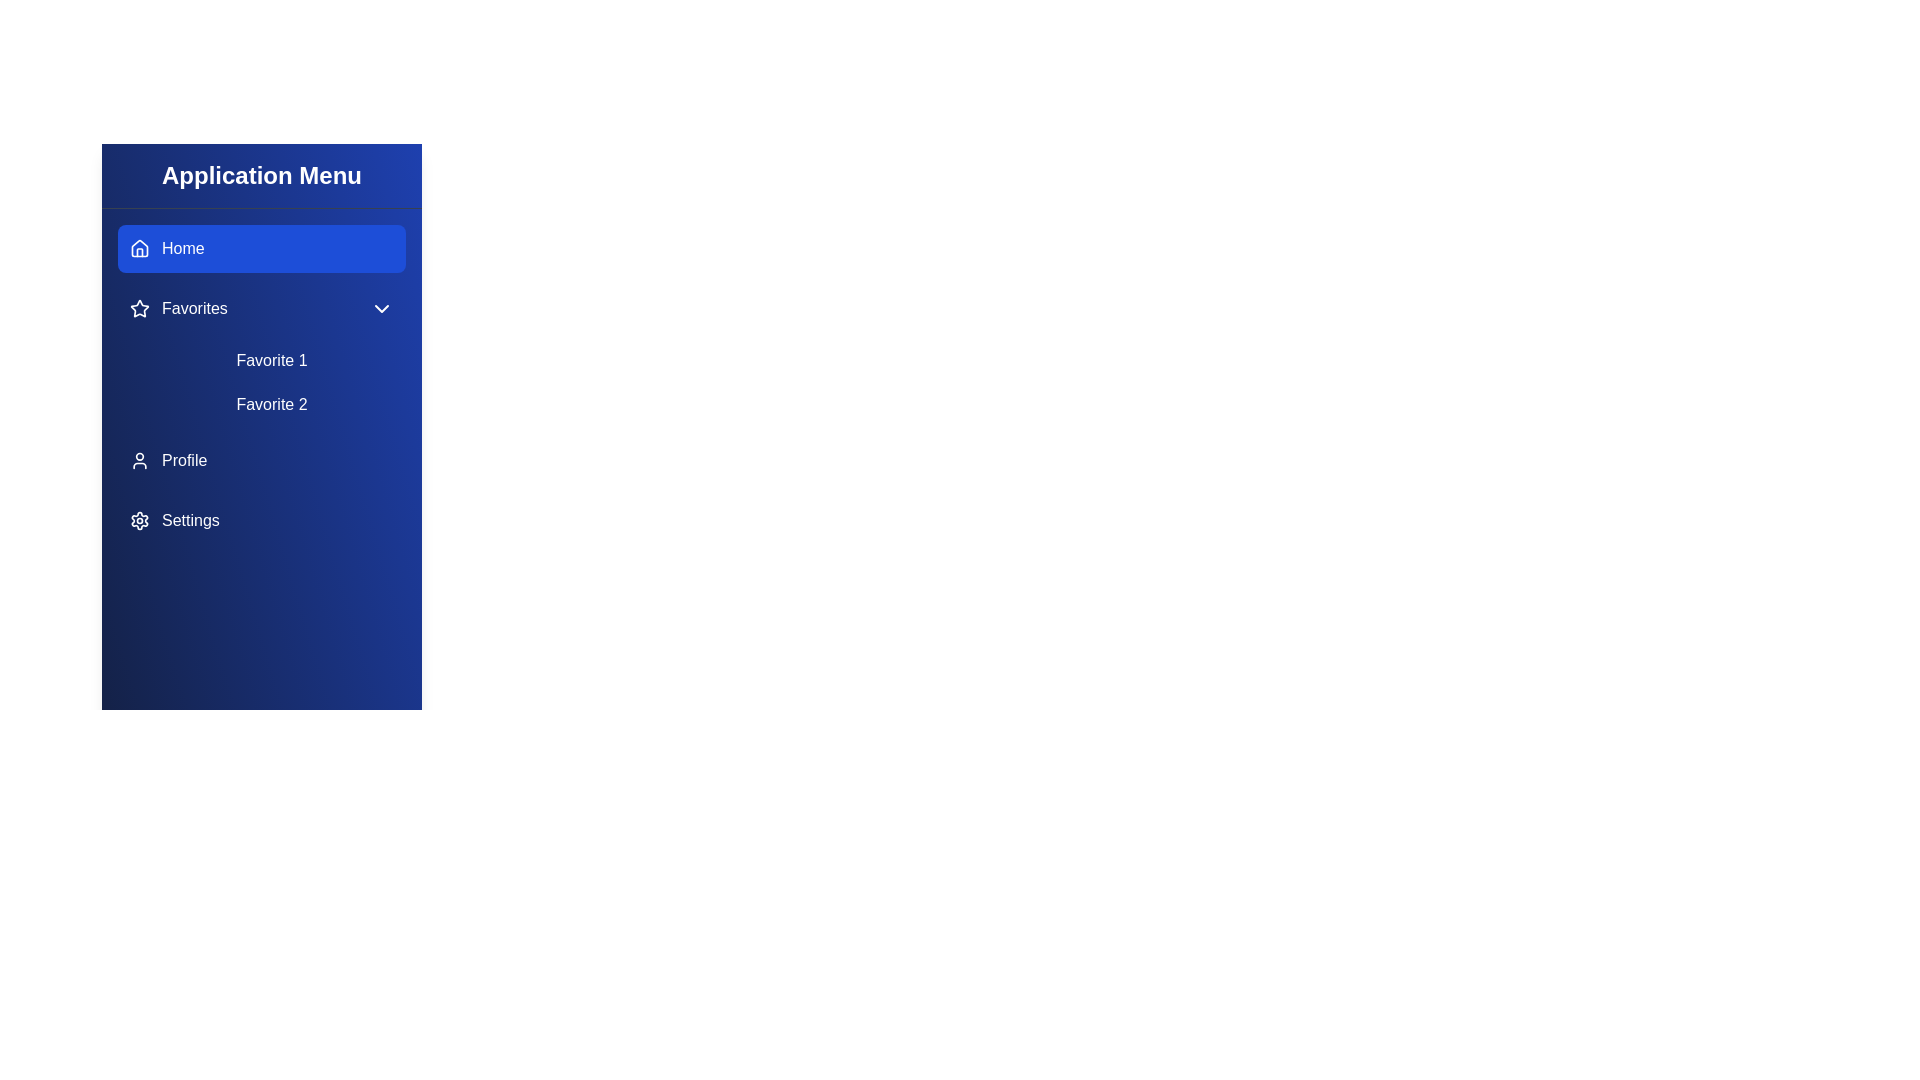 The height and width of the screenshot is (1080, 1920). What do you see at coordinates (138, 308) in the screenshot?
I see `the non-interactive star icon representing the 'Favorites' section located in the sidebar menu next to the 'Favorites' label` at bounding box center [138, 308].